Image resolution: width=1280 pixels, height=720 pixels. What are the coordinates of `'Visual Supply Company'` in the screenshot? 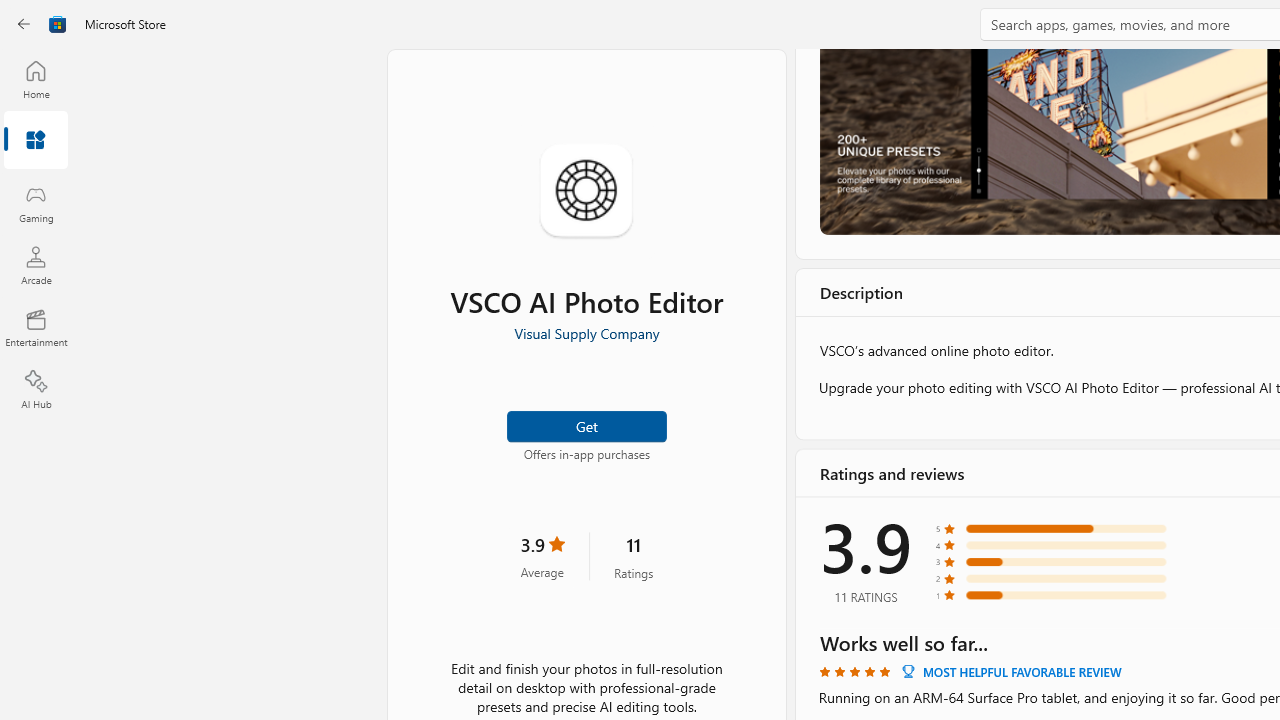 It's located at (585, 332).